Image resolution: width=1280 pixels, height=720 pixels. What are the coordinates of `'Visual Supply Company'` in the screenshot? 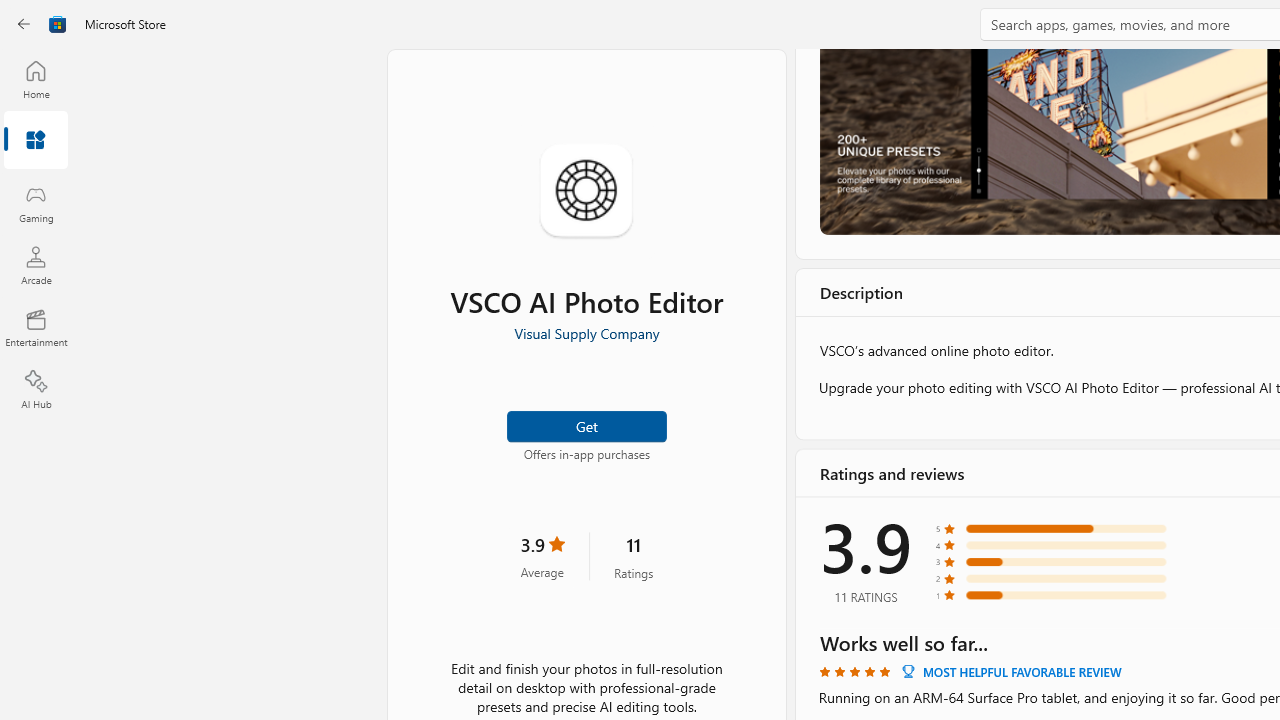 It's located at (585, 332).